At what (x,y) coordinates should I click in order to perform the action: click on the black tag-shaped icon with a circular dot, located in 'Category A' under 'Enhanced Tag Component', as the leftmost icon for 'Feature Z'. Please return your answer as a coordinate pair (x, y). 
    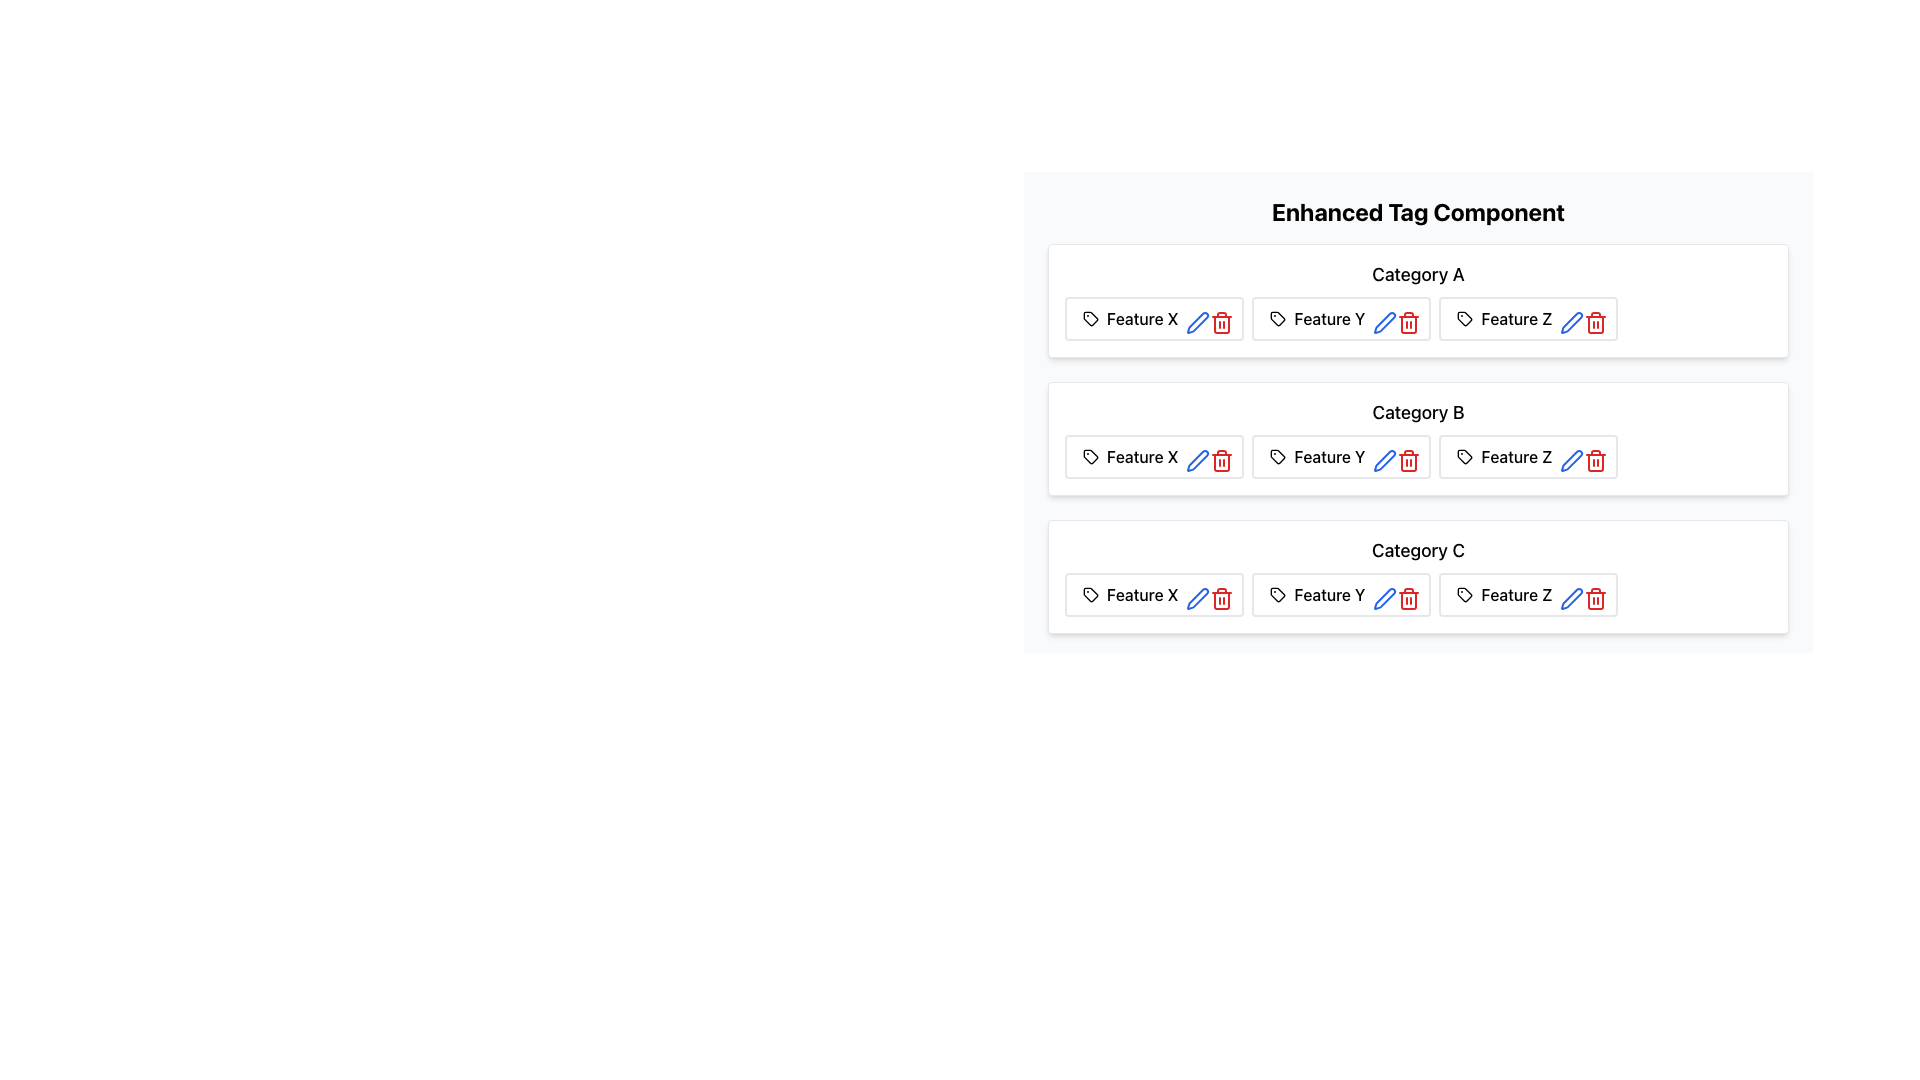
    Looking at the image, I should click on (1465, 318).